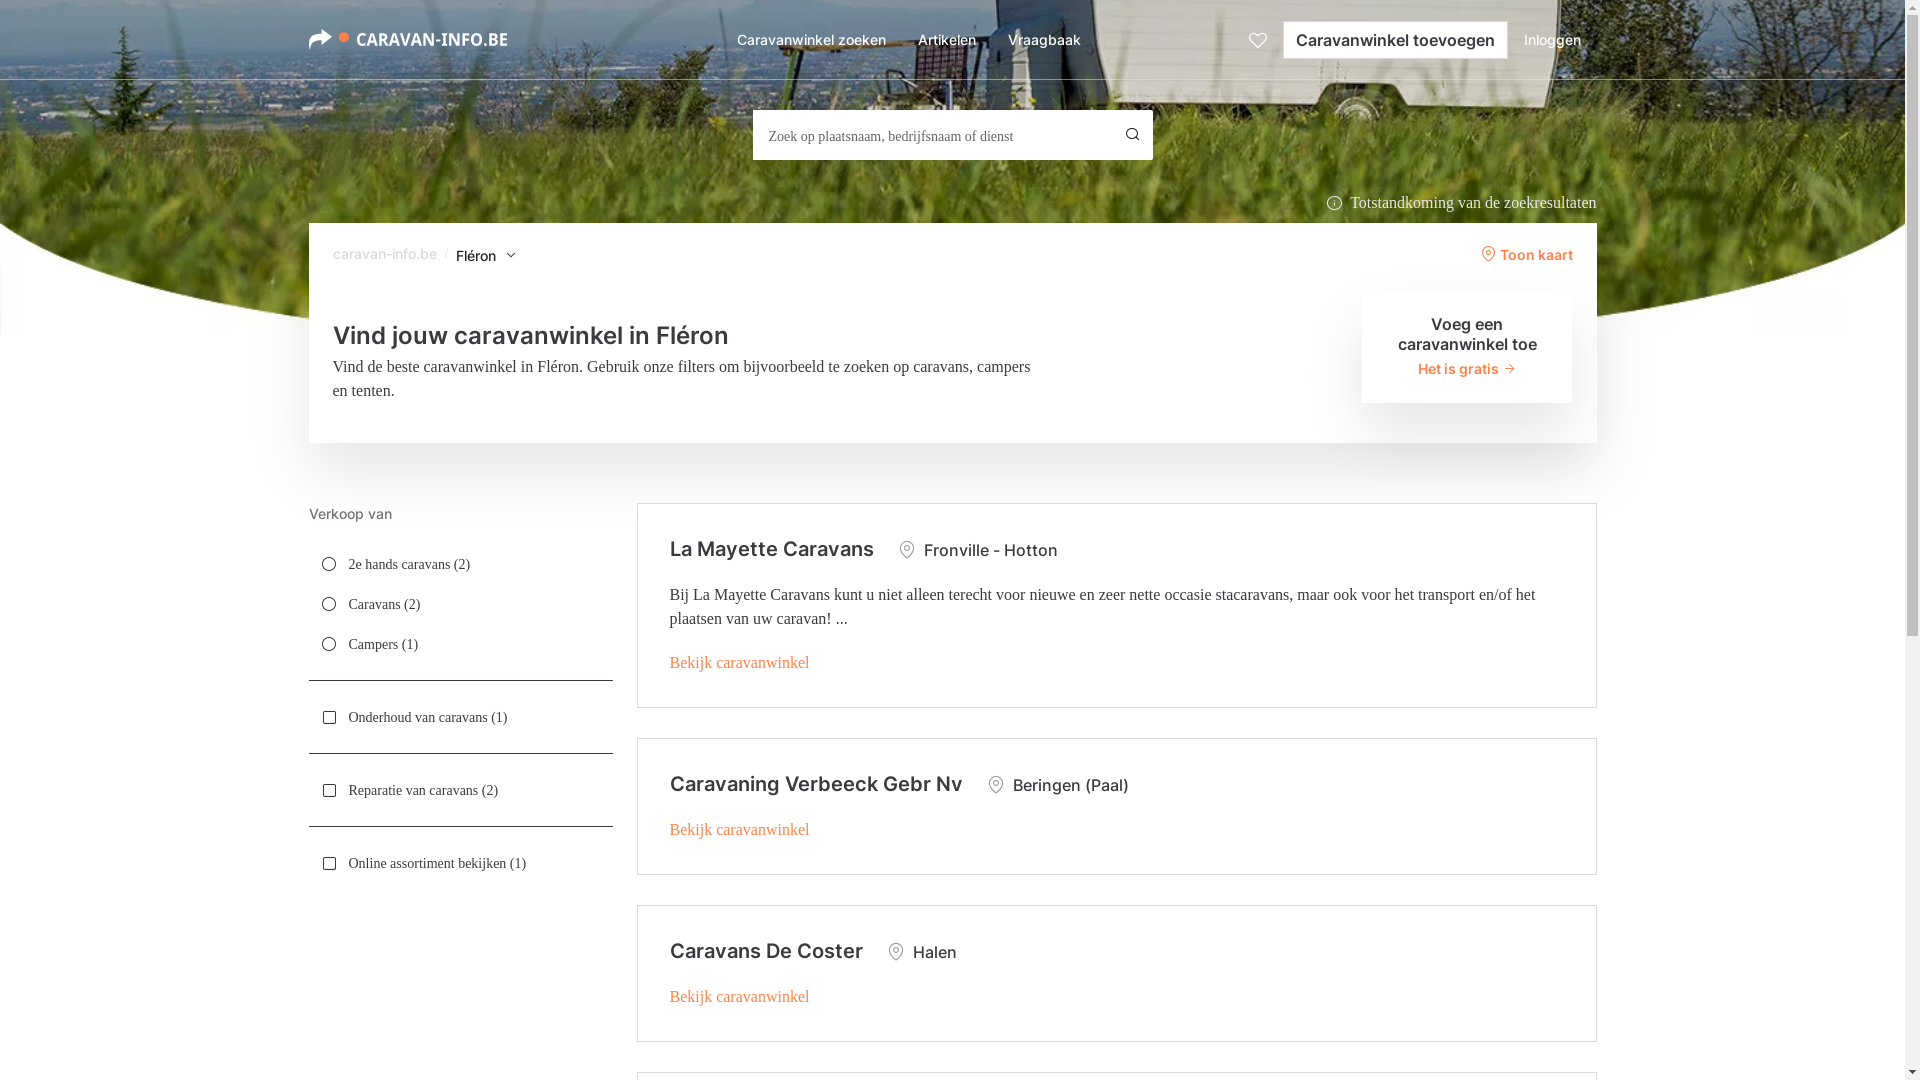  Describe the element at coordinates (384, 252) in the screenshot. I see `'caravan-info.be'` at that location.